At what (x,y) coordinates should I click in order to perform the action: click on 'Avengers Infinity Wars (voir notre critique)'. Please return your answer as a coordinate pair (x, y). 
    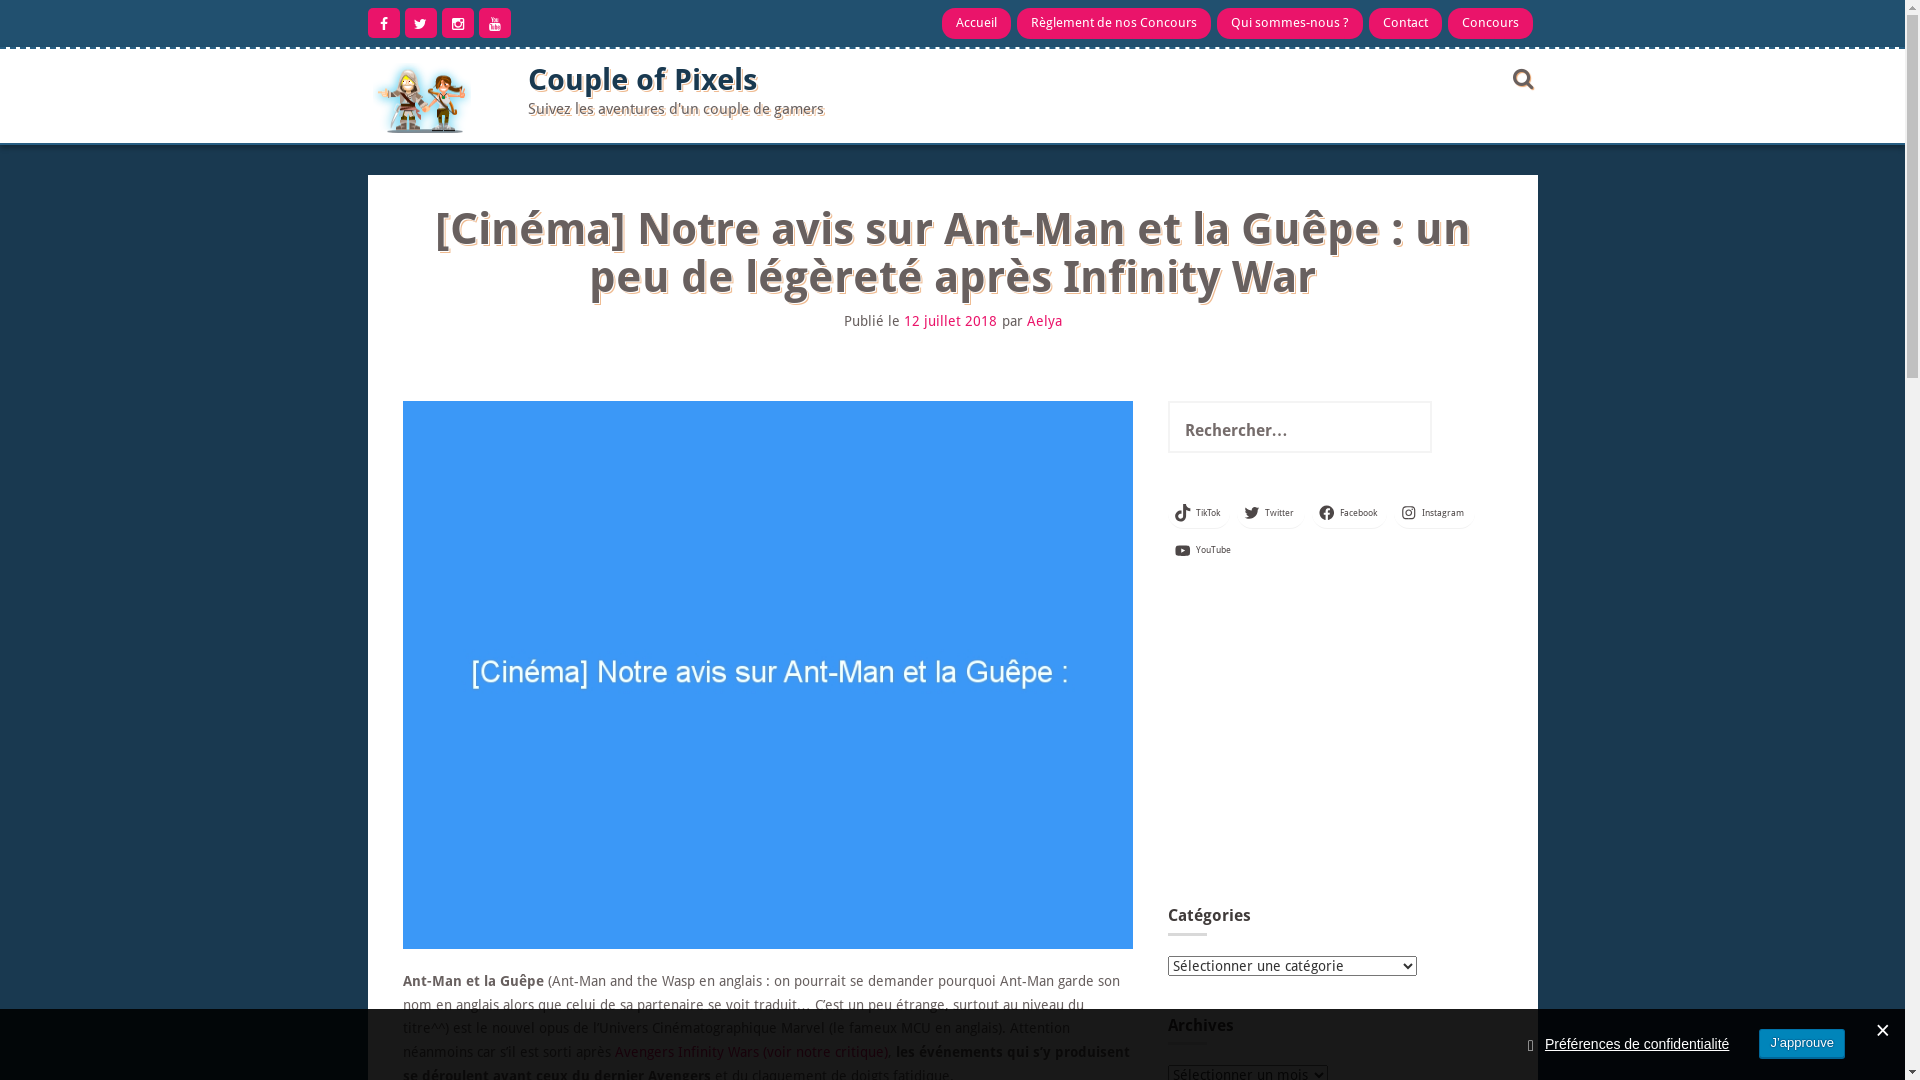
    Looking at the image, I should click on (749, 1051).